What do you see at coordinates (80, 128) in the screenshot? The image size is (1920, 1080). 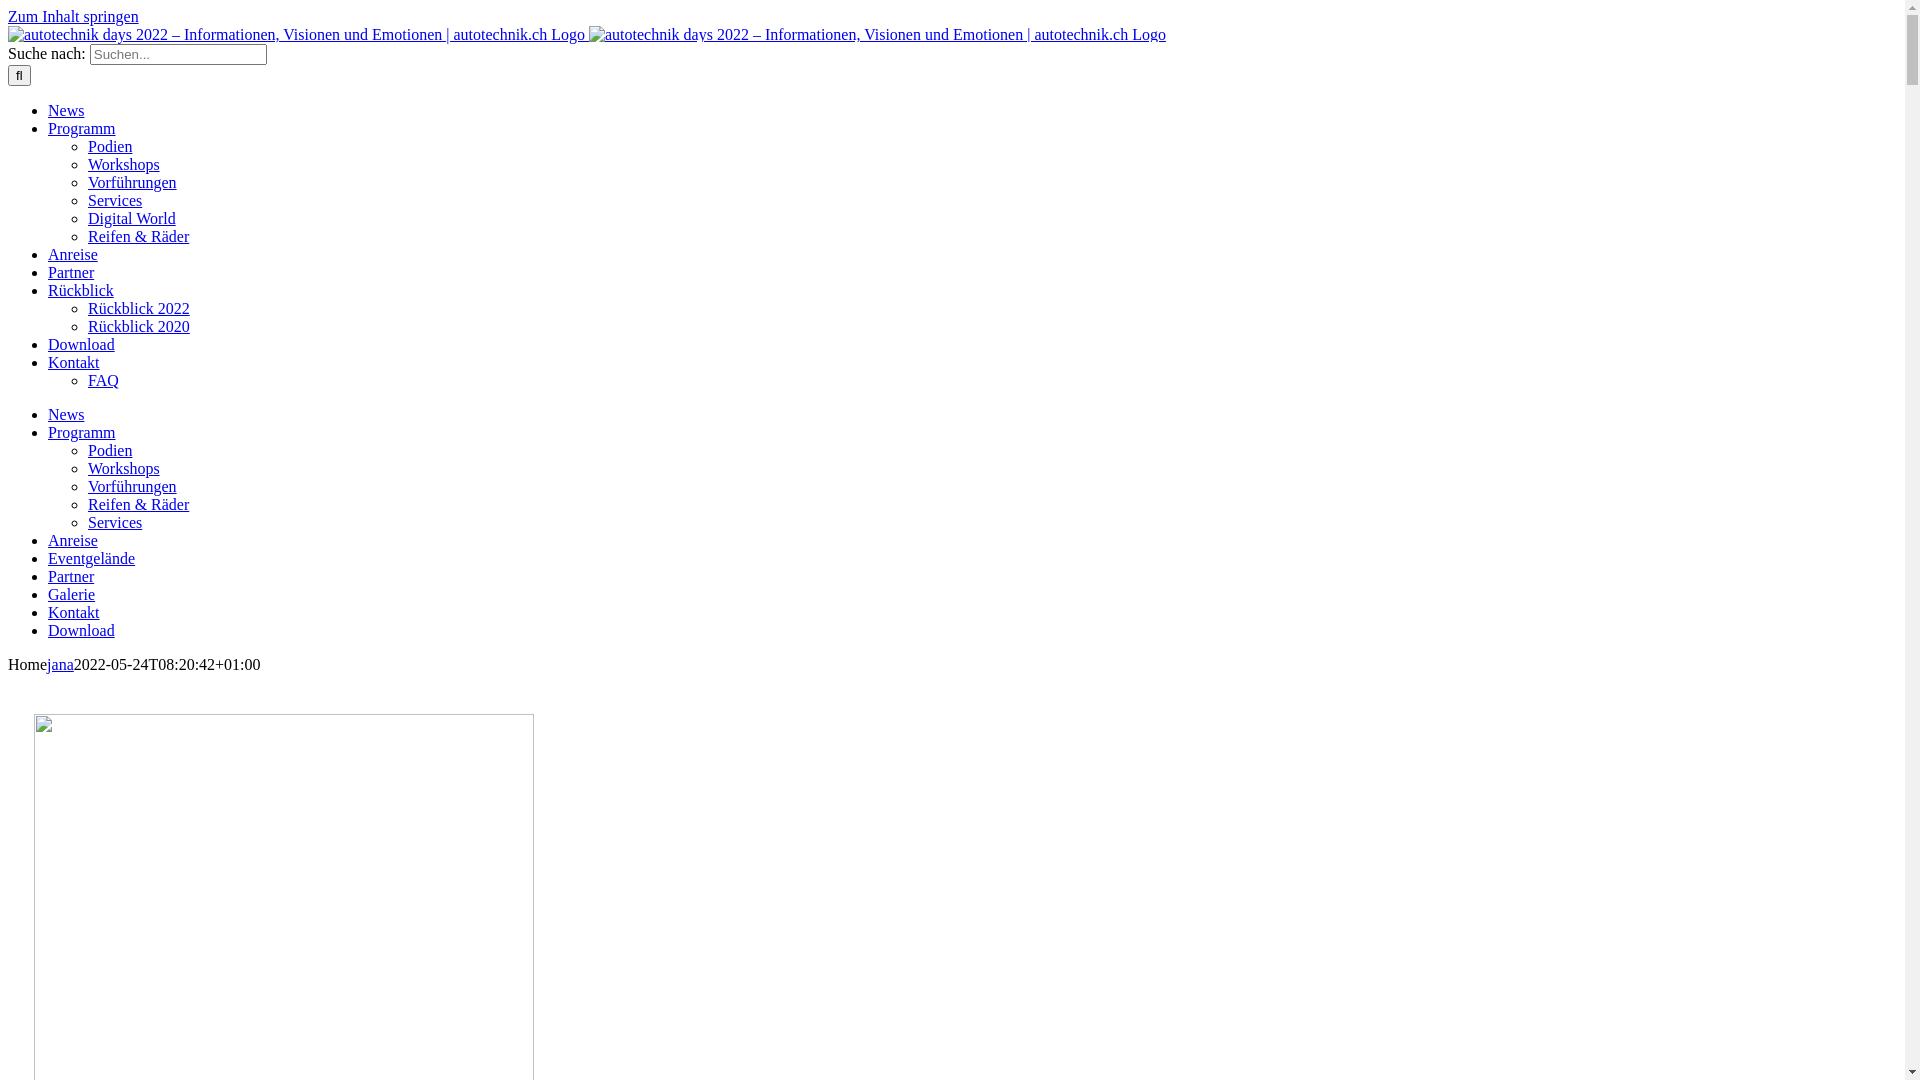 I see `'Programm'` at bounding box center [80, 128].